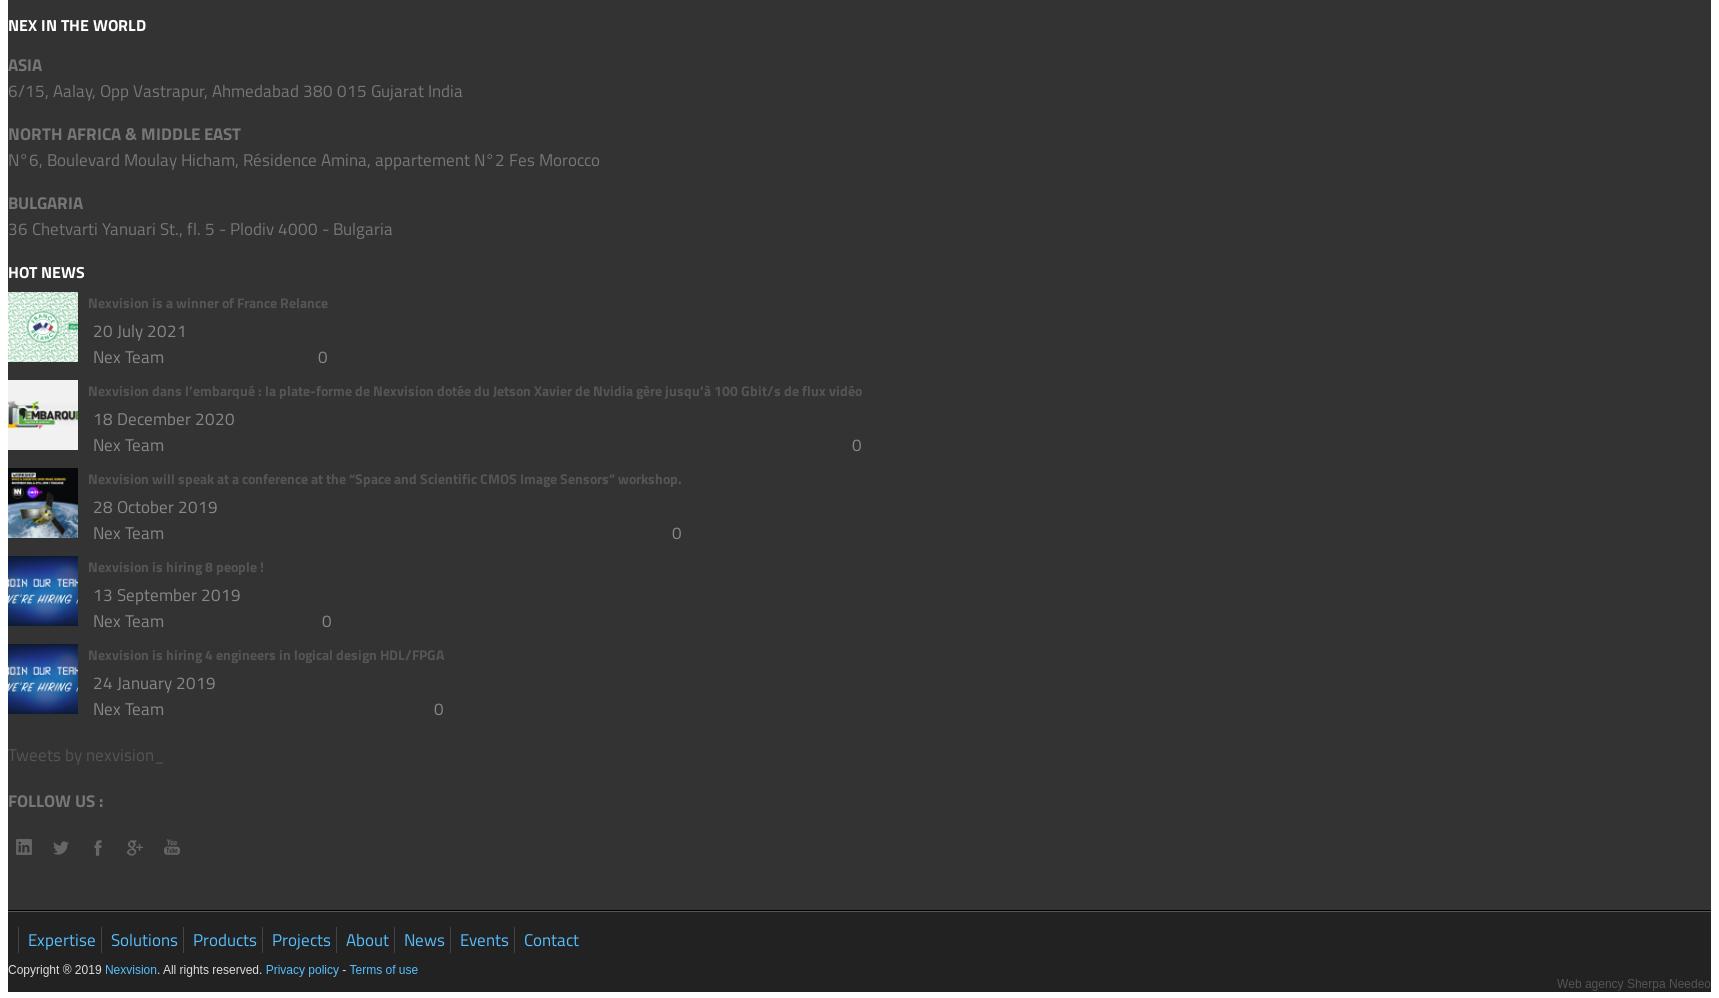  Describe the element at coordinates (382, 967) in the screenshot. I see `'Terms of use'` at that location.